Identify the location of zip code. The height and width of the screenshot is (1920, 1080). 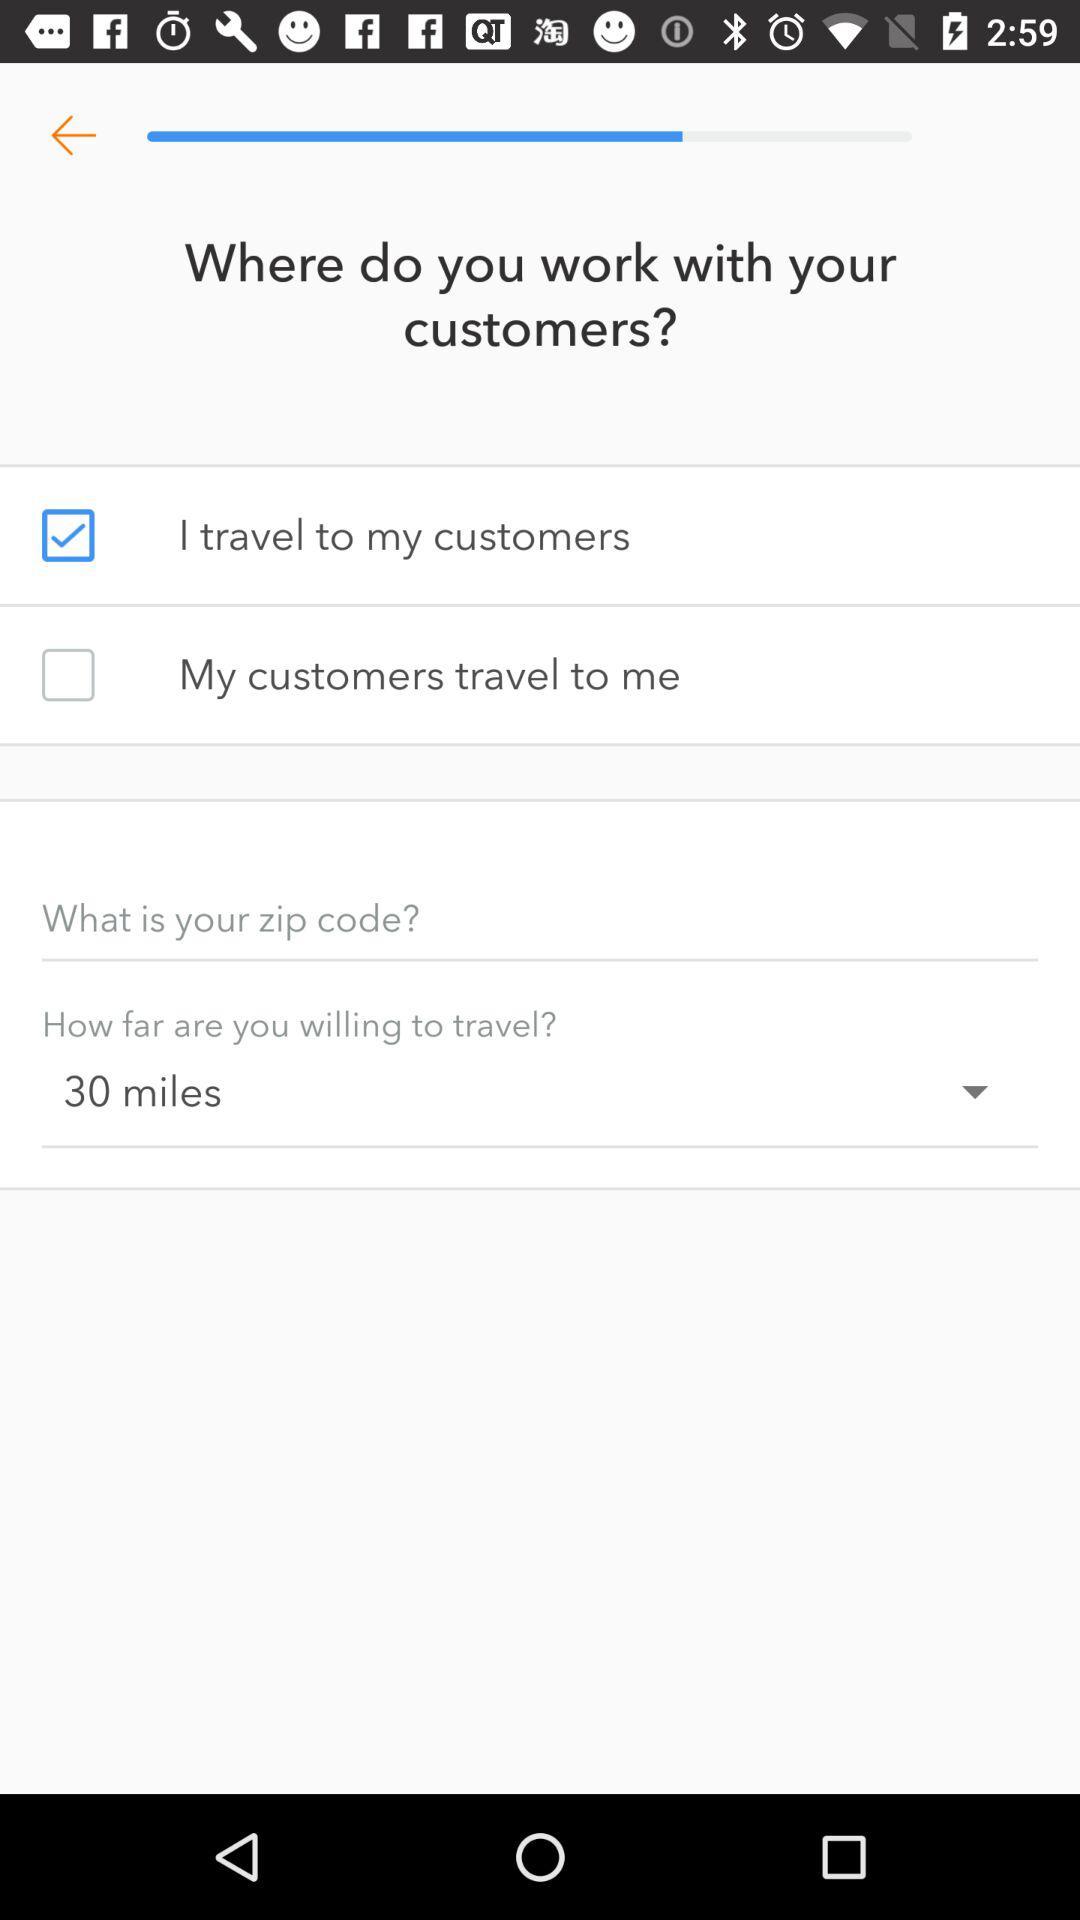
(540, 916).